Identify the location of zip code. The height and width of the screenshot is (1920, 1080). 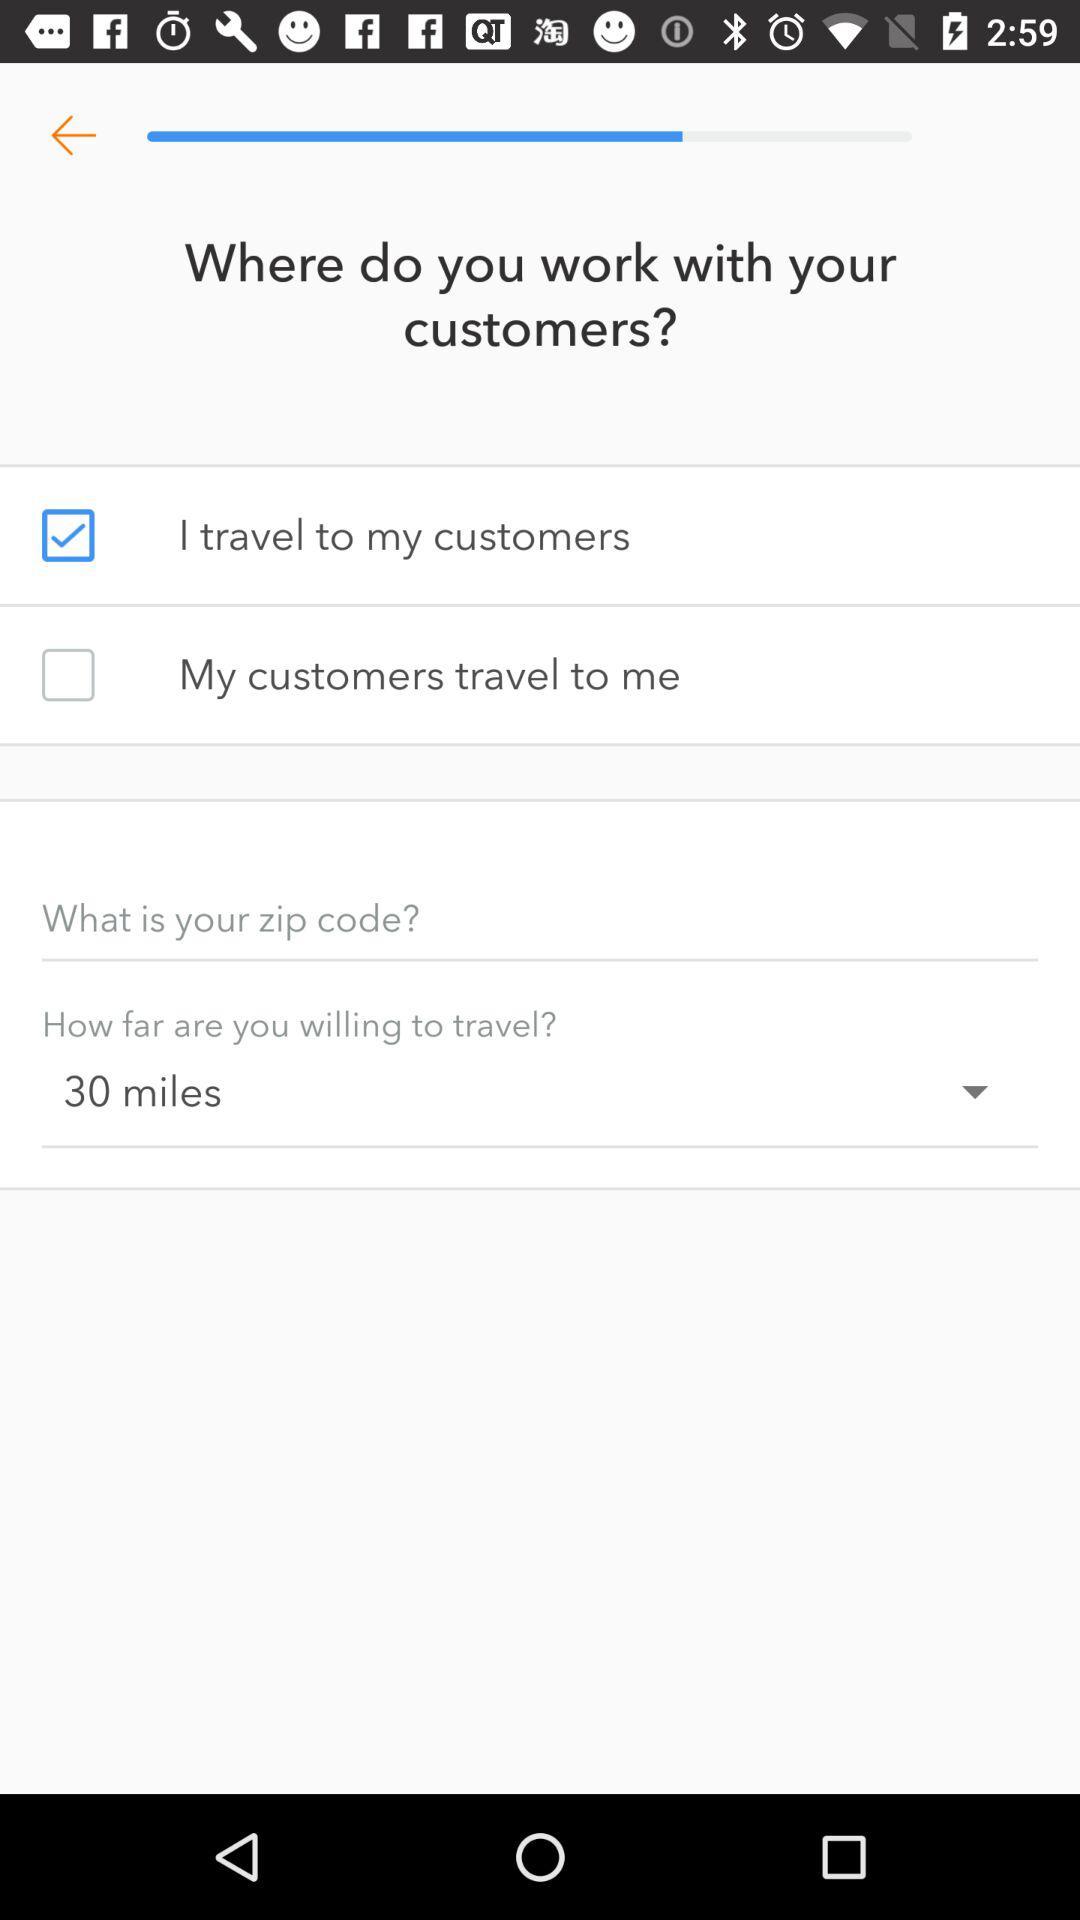
(540, 916).